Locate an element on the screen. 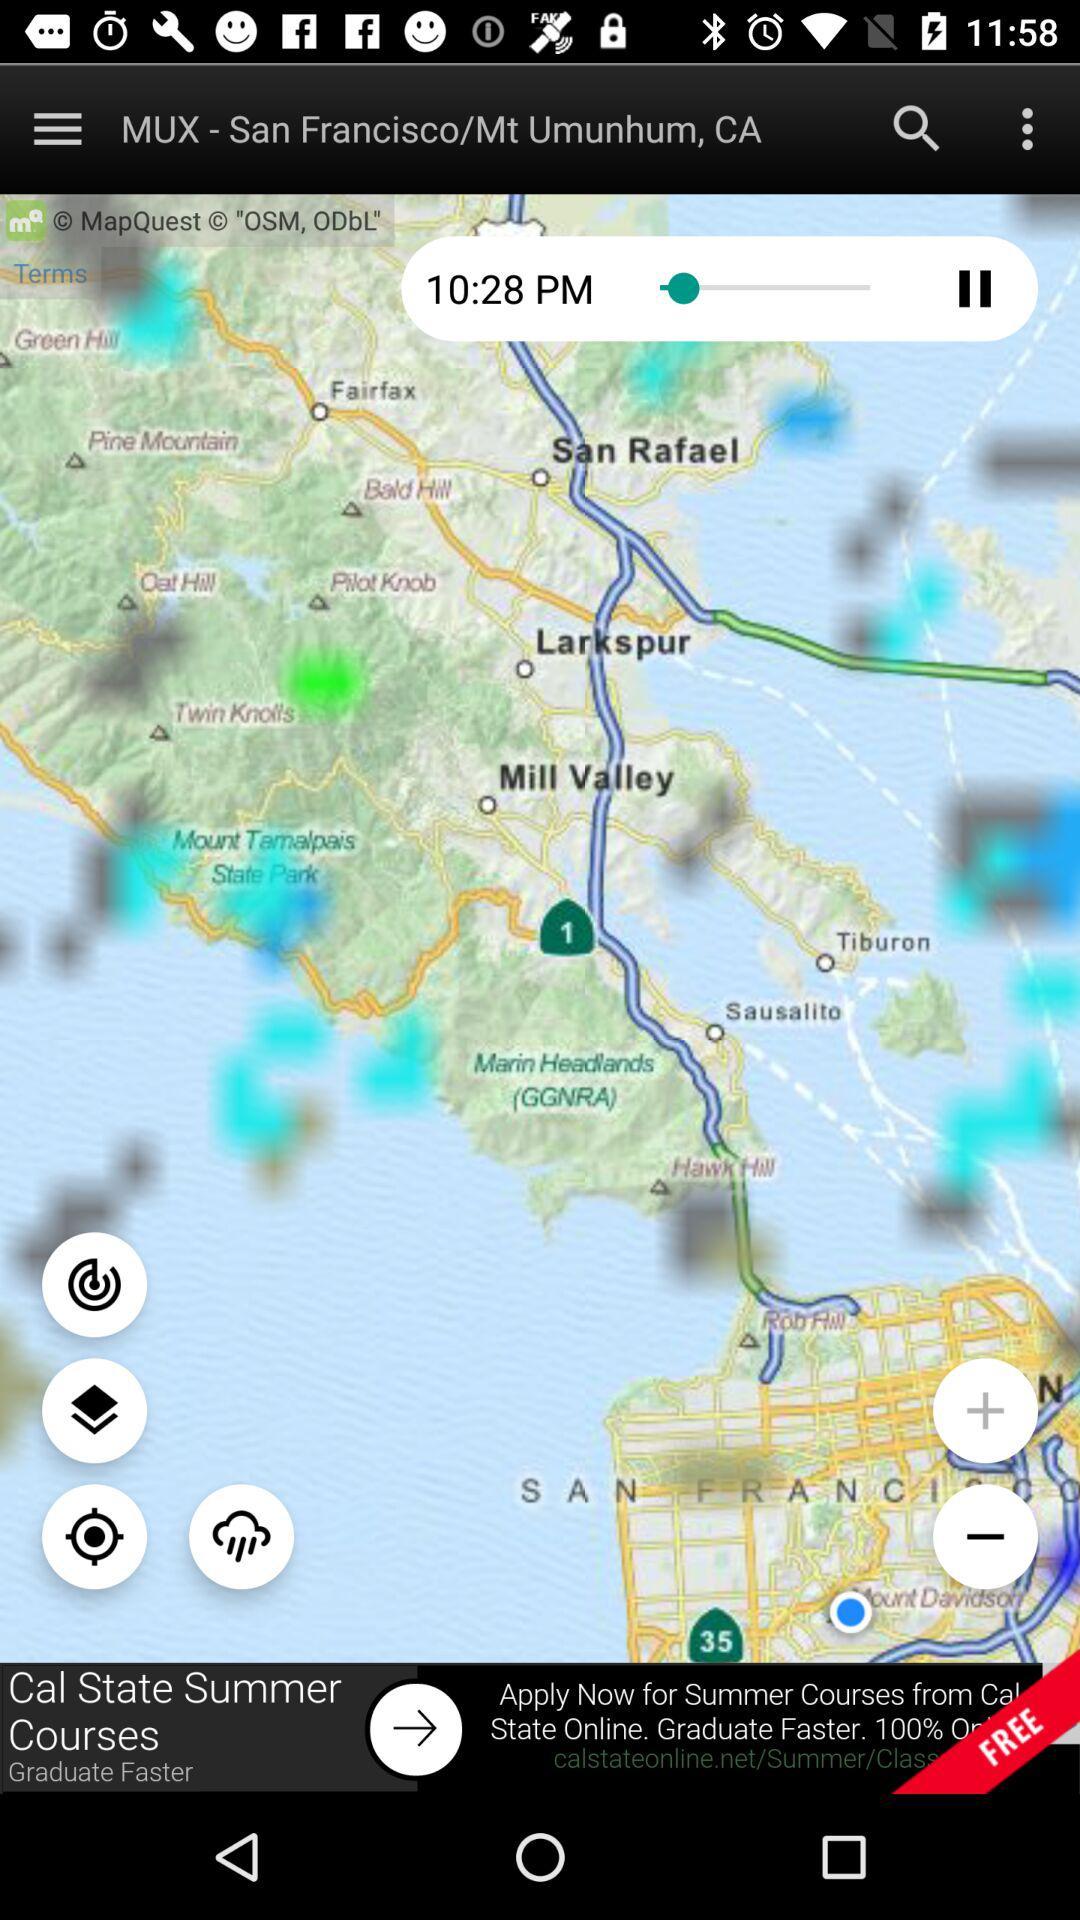 The height and width of the screenshot is (1920, 1080). zoom button is located at coordinates (984, 1535).